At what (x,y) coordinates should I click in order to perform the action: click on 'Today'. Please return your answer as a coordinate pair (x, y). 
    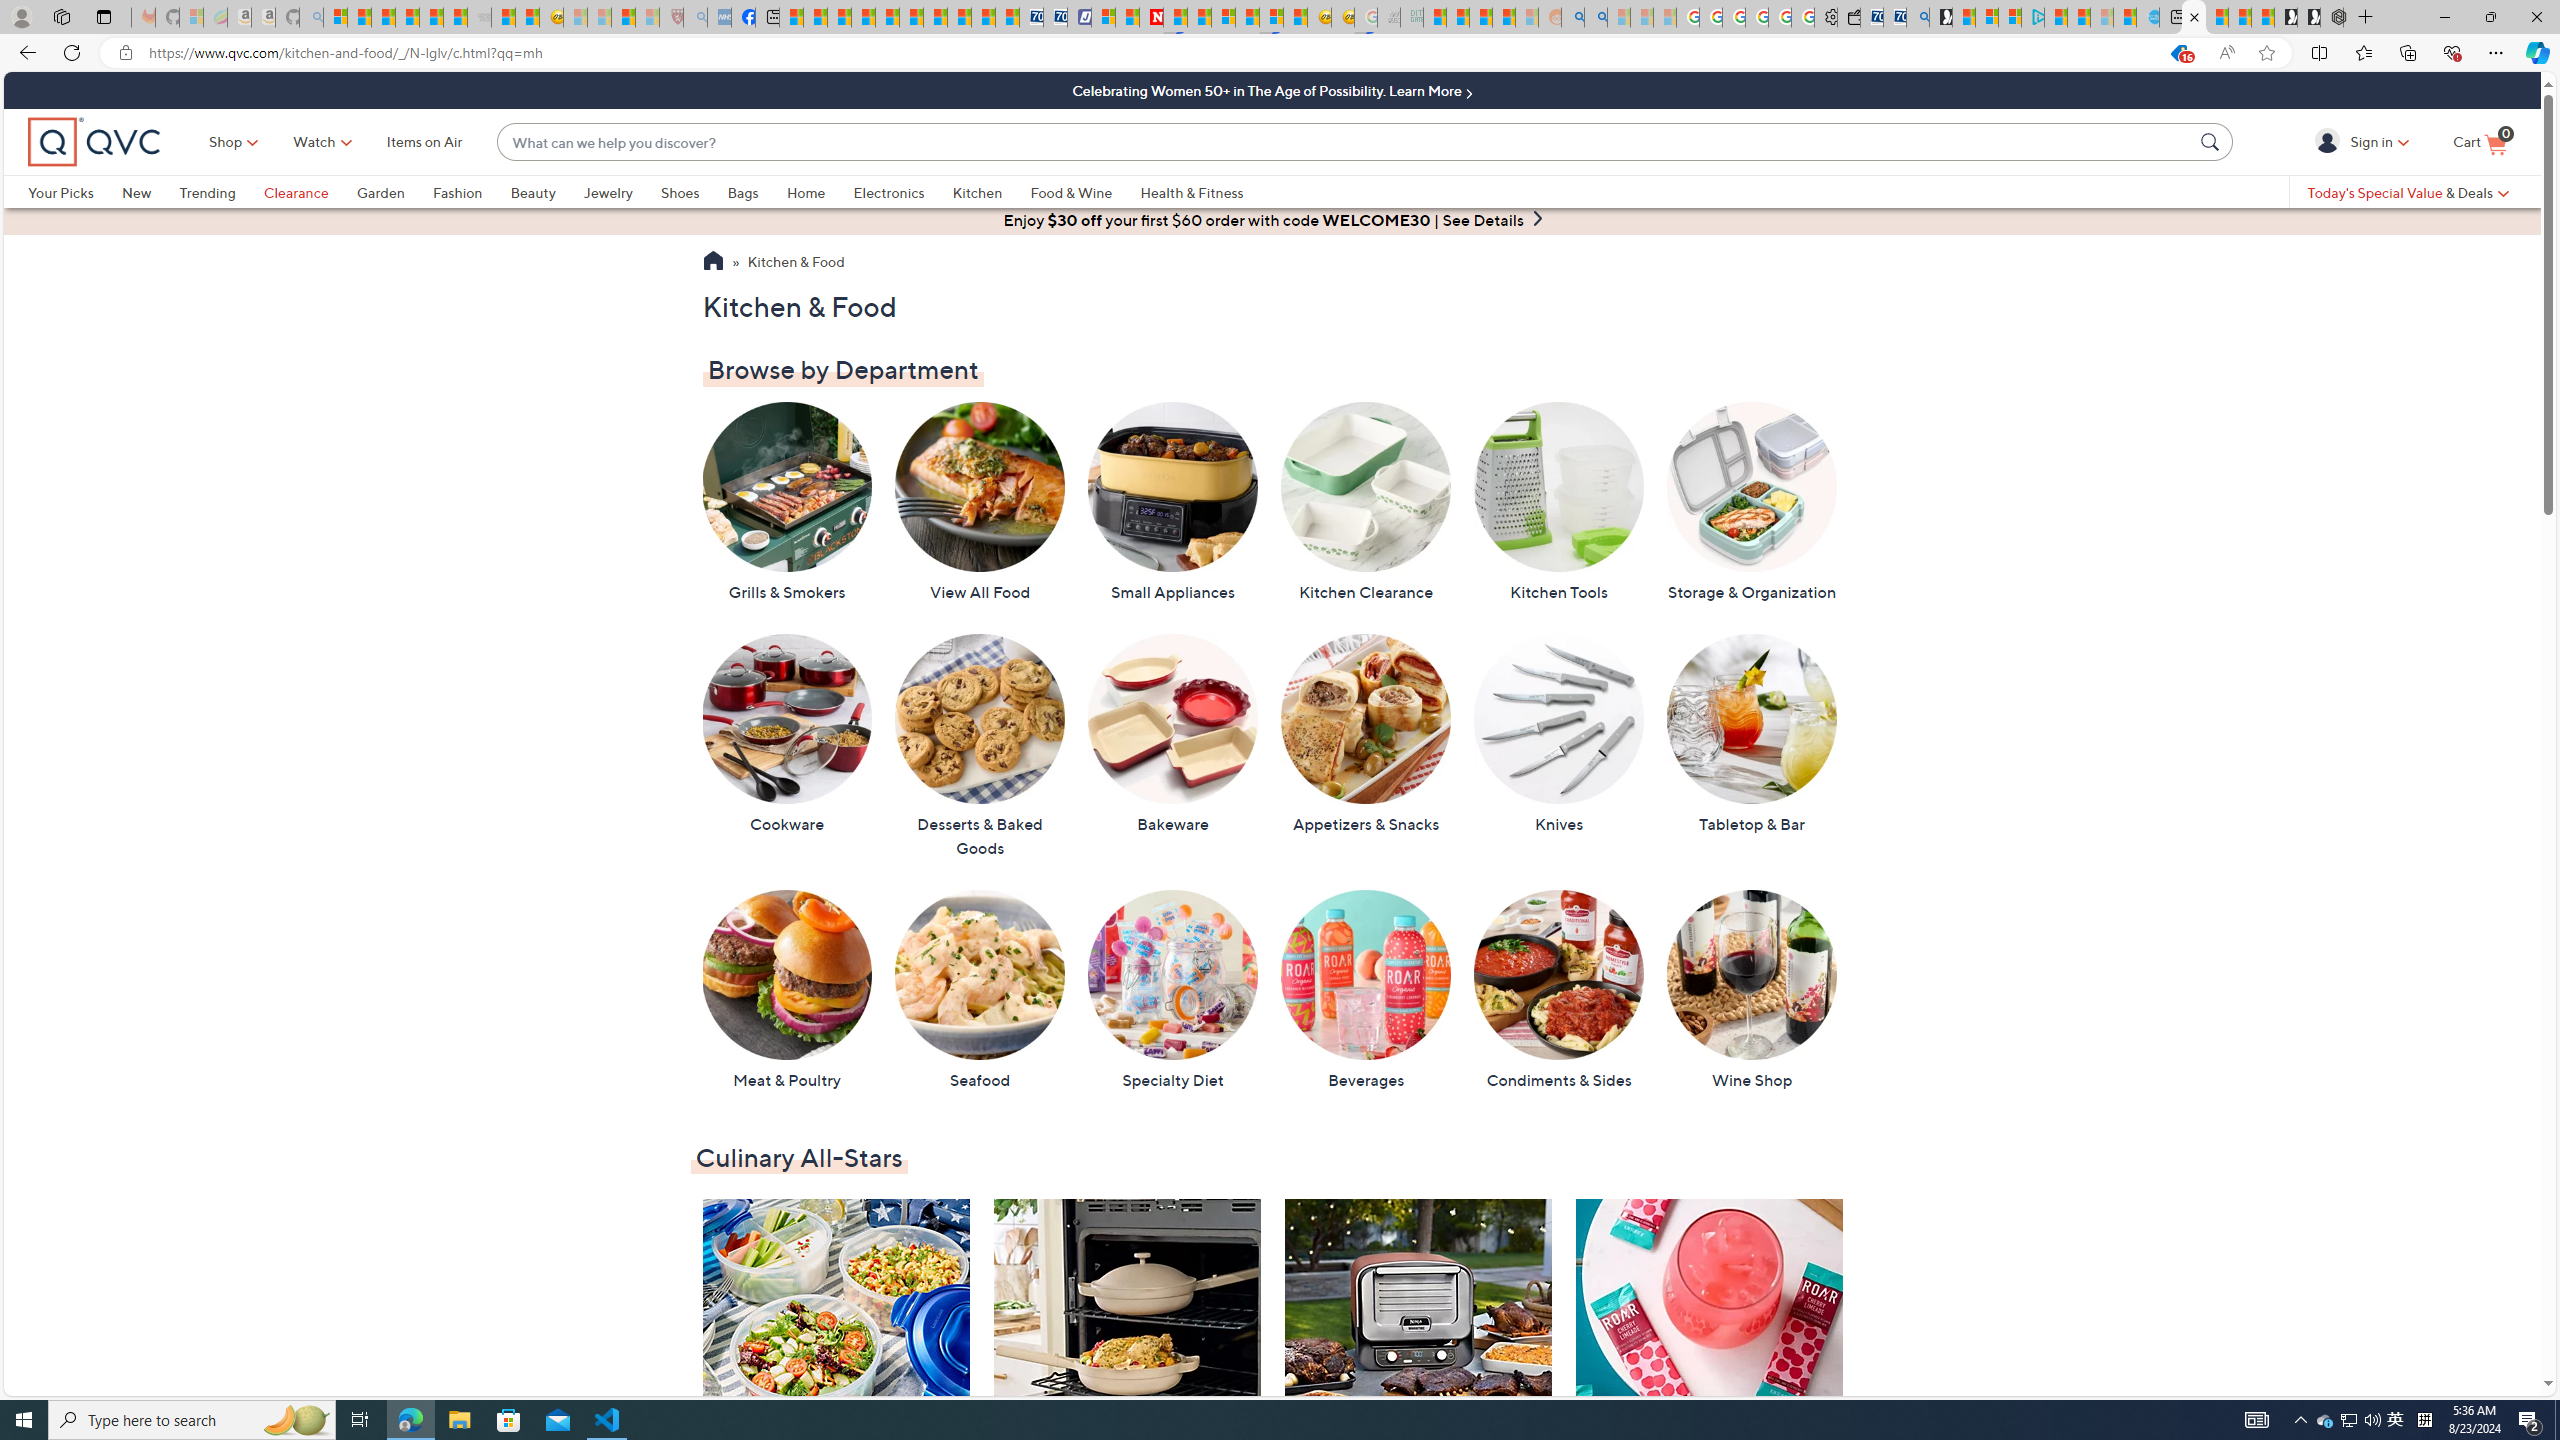
    Looking at the image, I should click on (2406, 191).